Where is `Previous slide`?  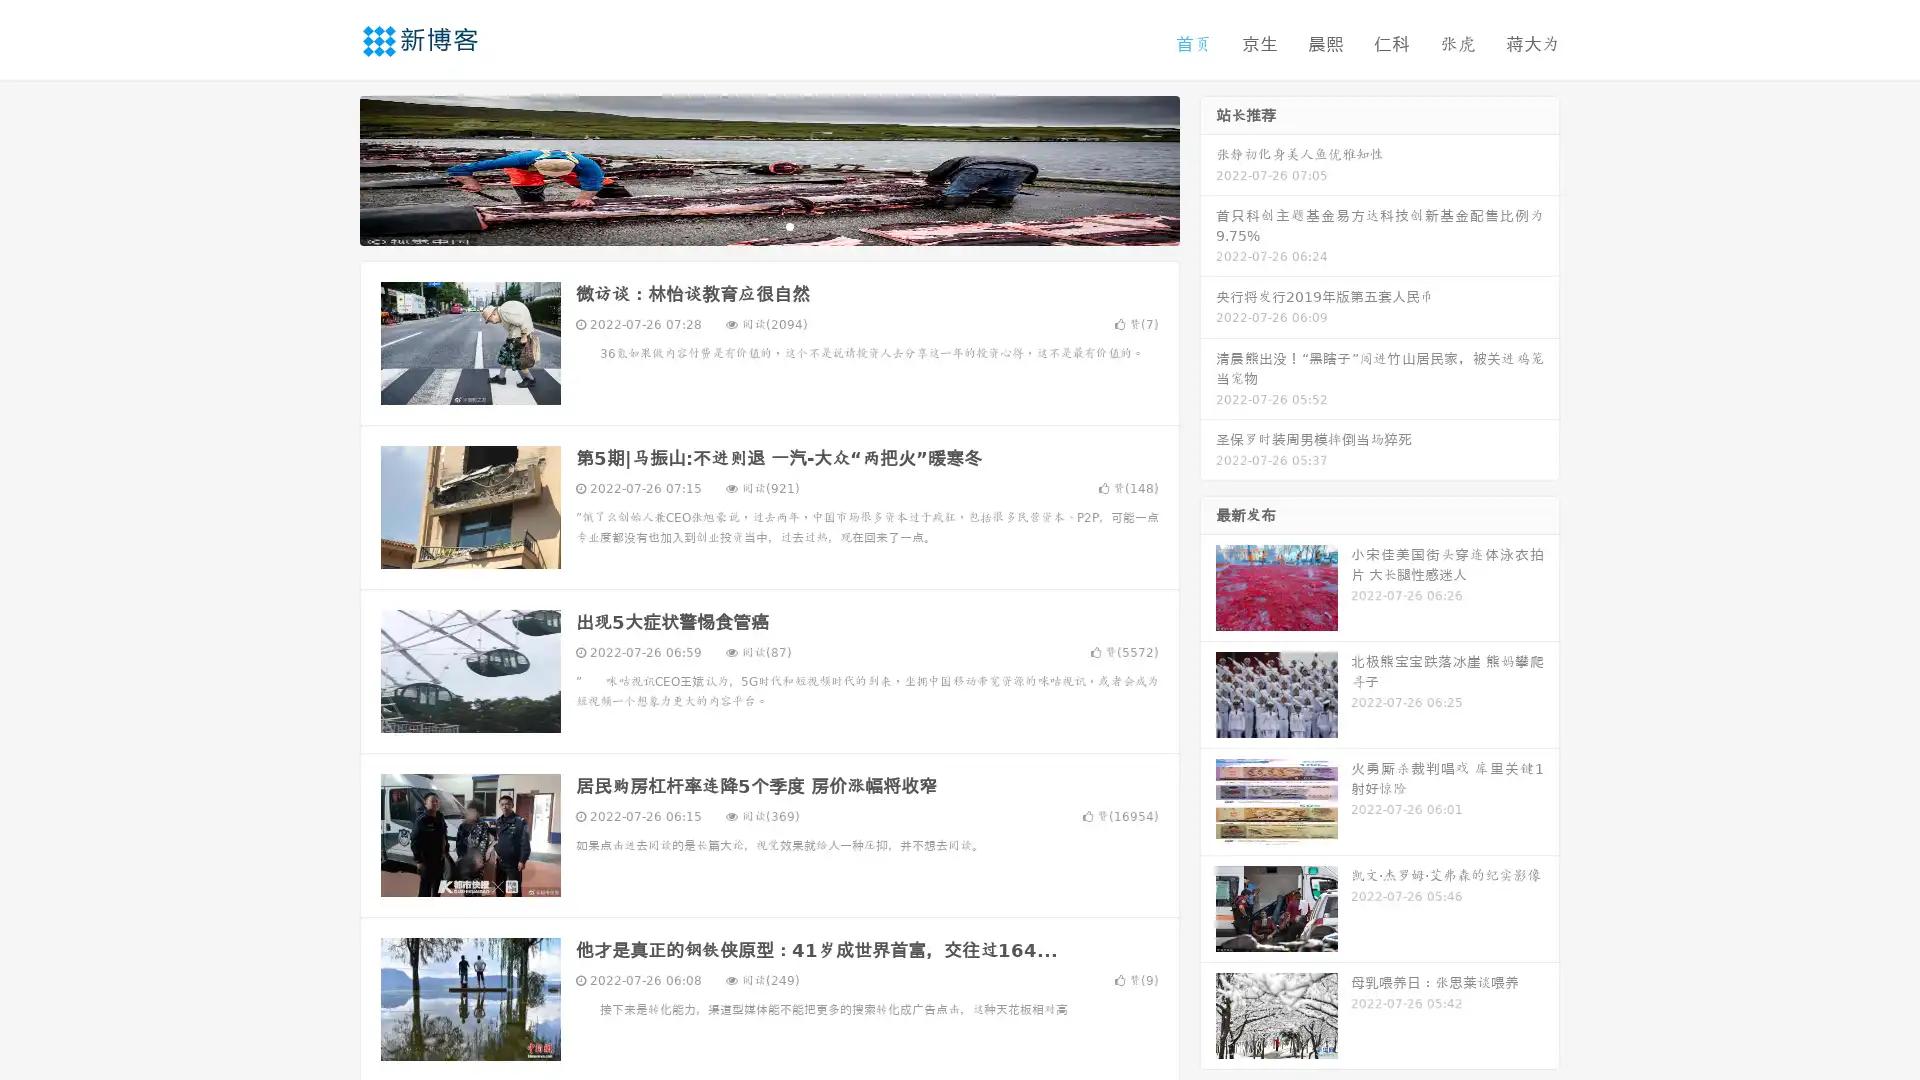 Previous slide is located at coordinates (330, 168).